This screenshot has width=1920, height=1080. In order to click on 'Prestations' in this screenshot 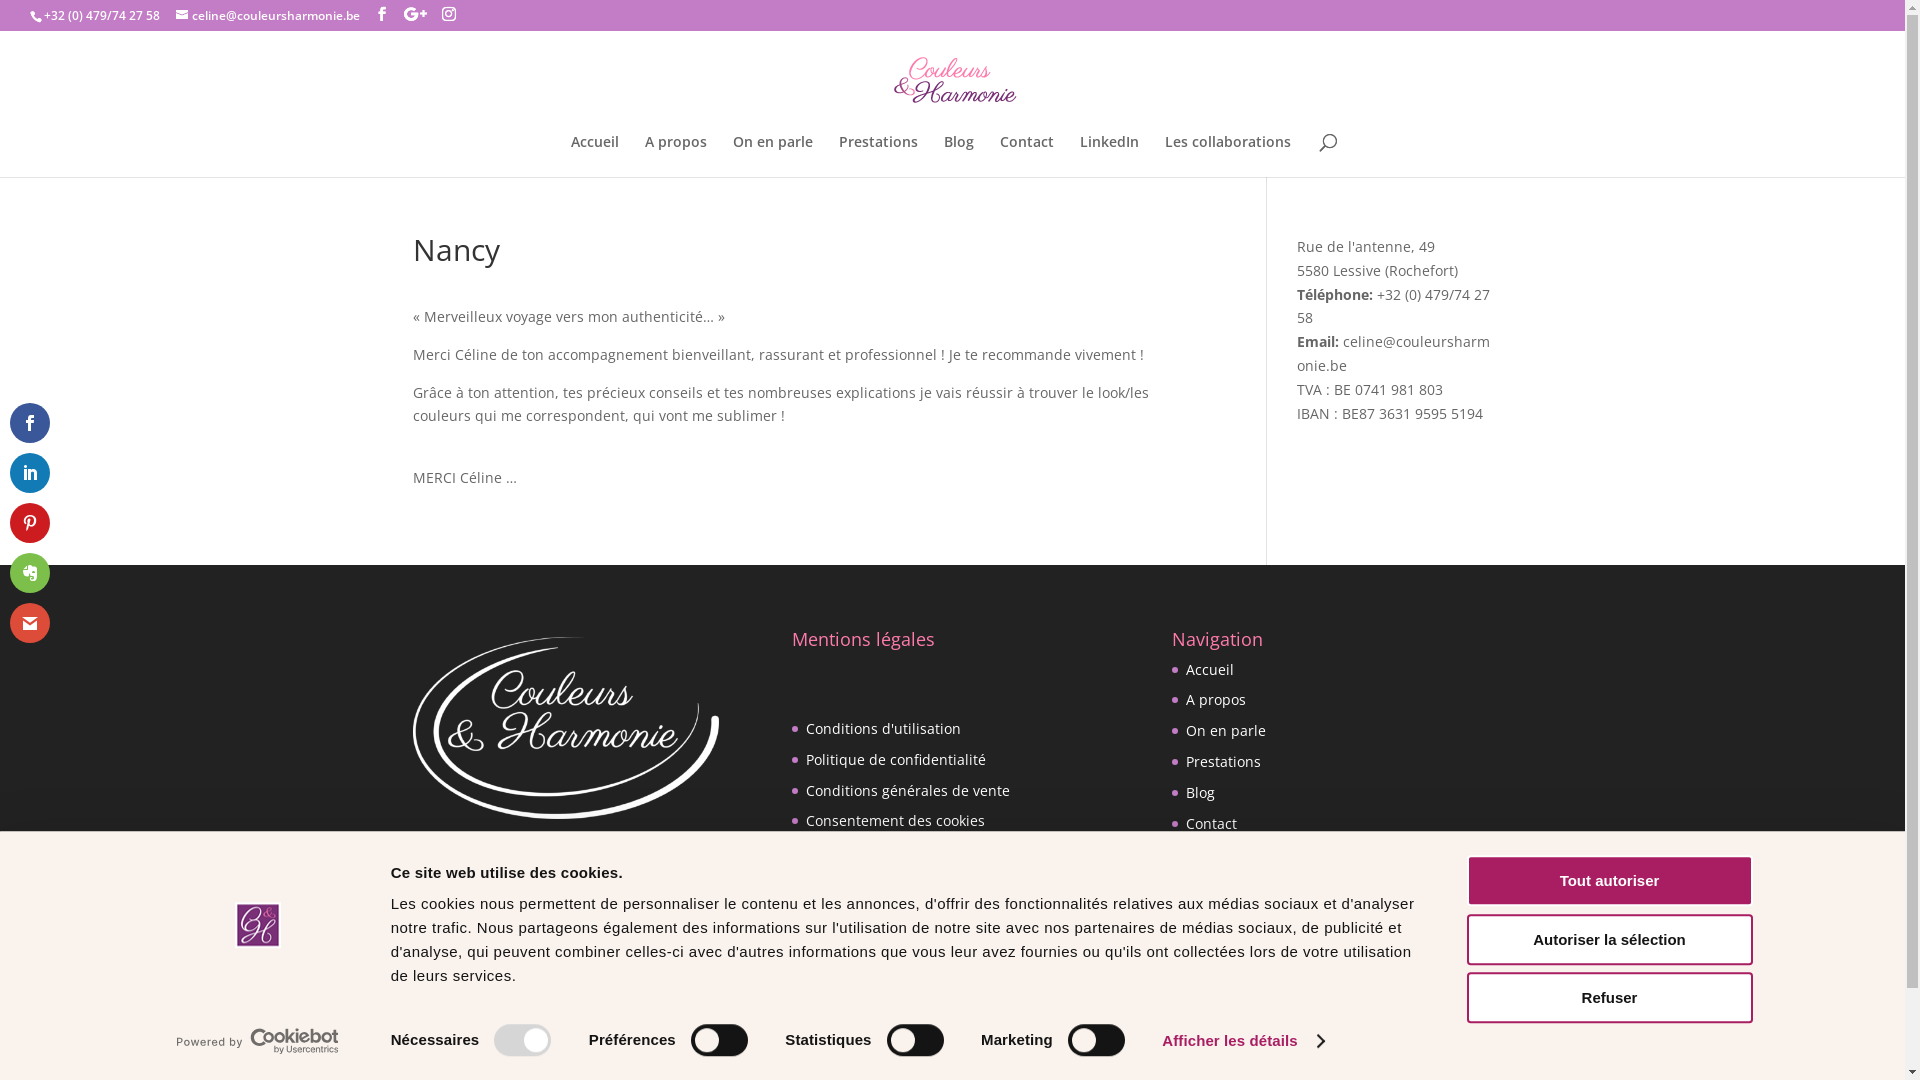, I will do `click(1222, 761)`.